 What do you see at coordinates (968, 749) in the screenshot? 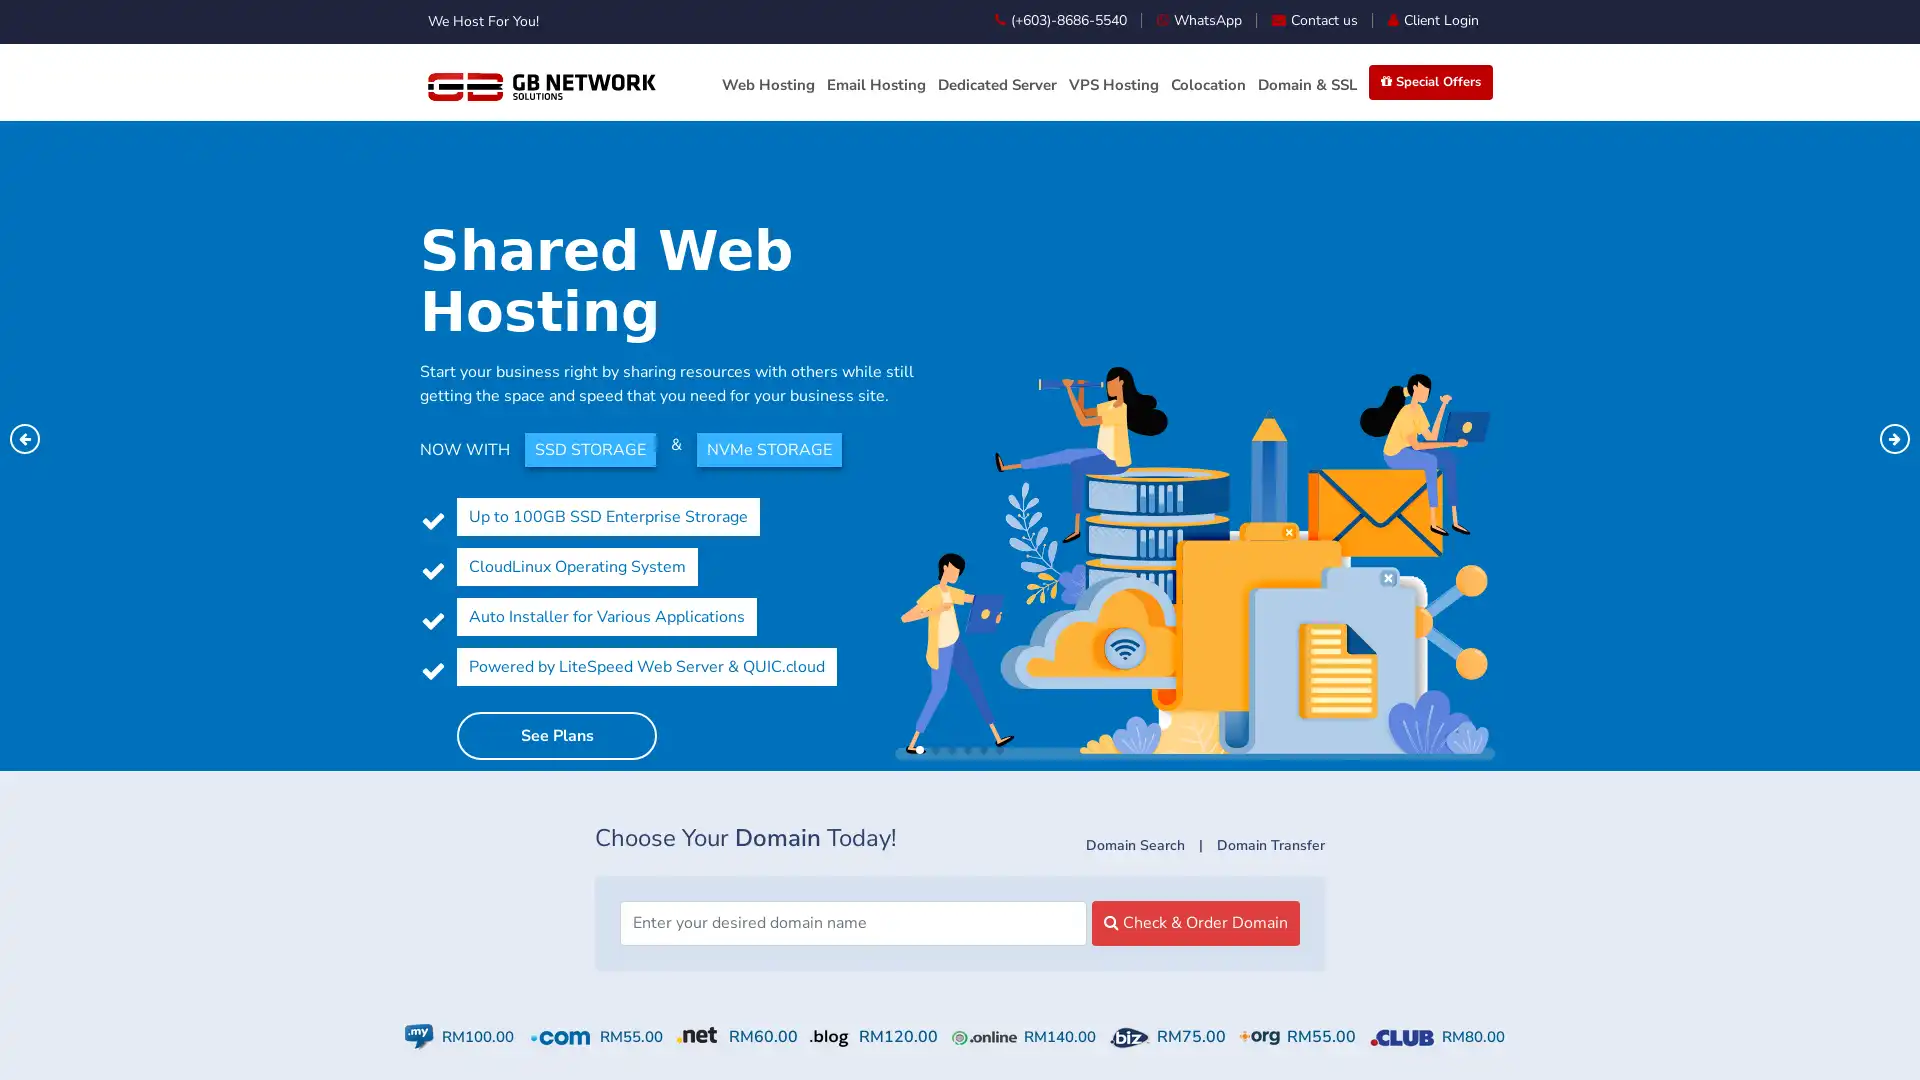
I see `Go to slide 4` at bounding box center [968, 749].